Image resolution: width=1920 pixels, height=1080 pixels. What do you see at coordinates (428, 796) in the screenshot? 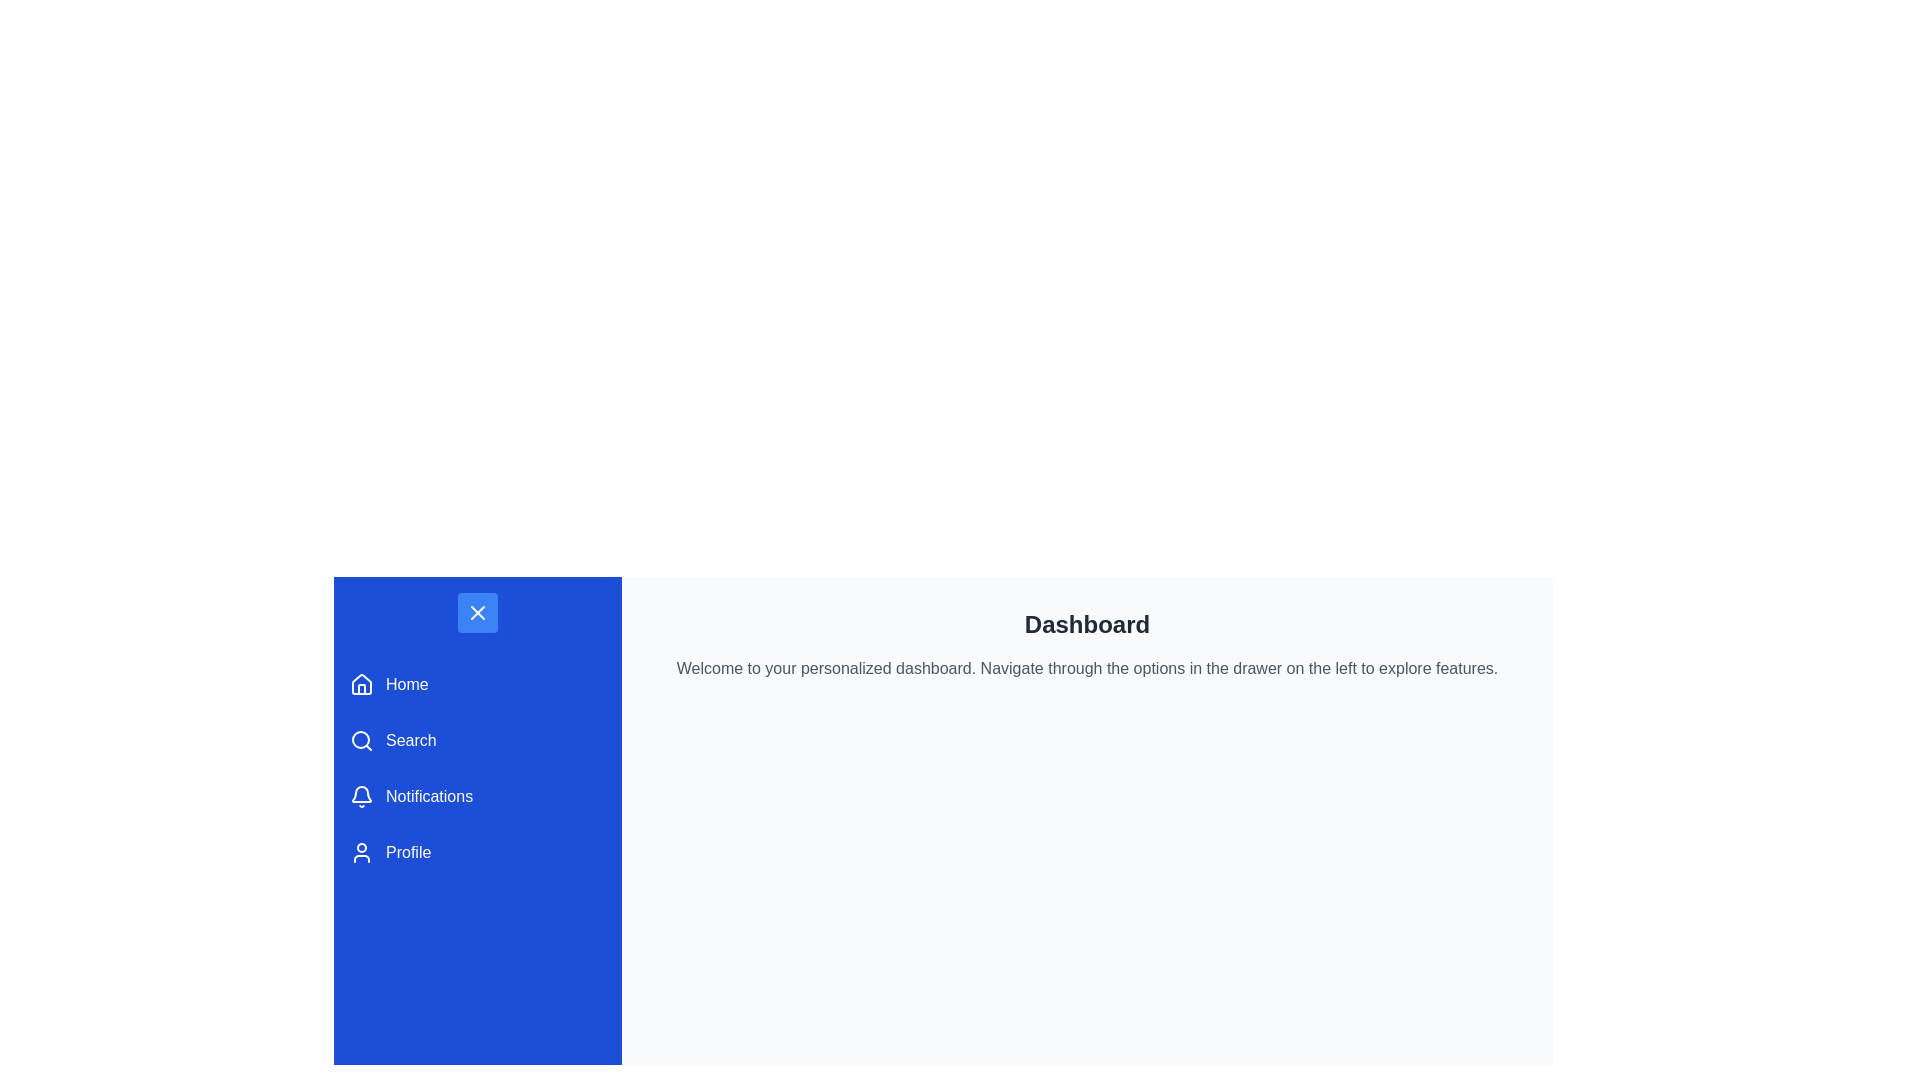
I see `Notifications label located within the navigation menu, positioned between the Search and Profile options, with a bell icon on the left` at bounding box center [428, 796].